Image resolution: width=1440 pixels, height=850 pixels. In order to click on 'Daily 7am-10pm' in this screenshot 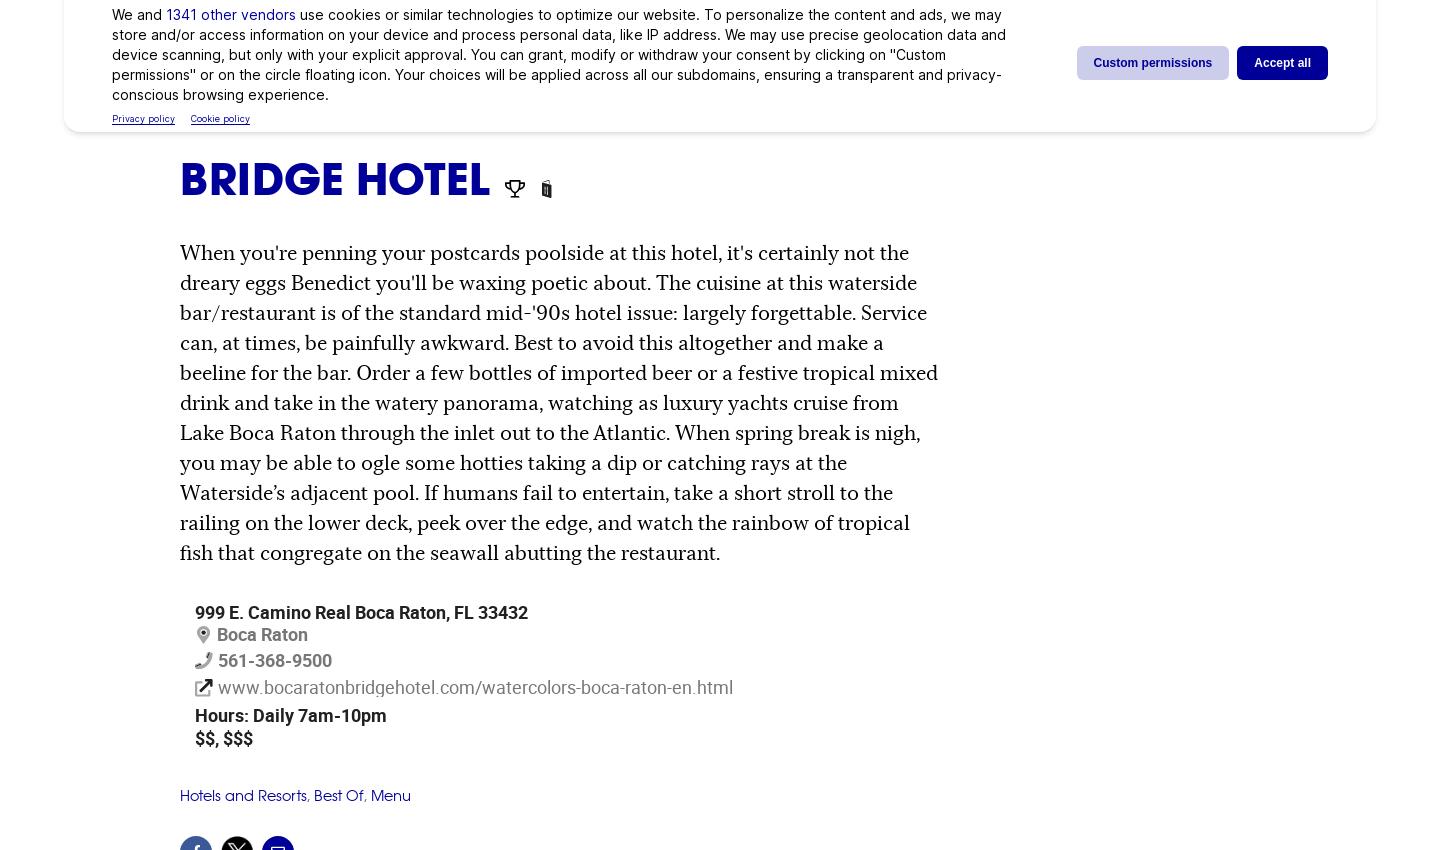, I will do `click(317, 714)`.